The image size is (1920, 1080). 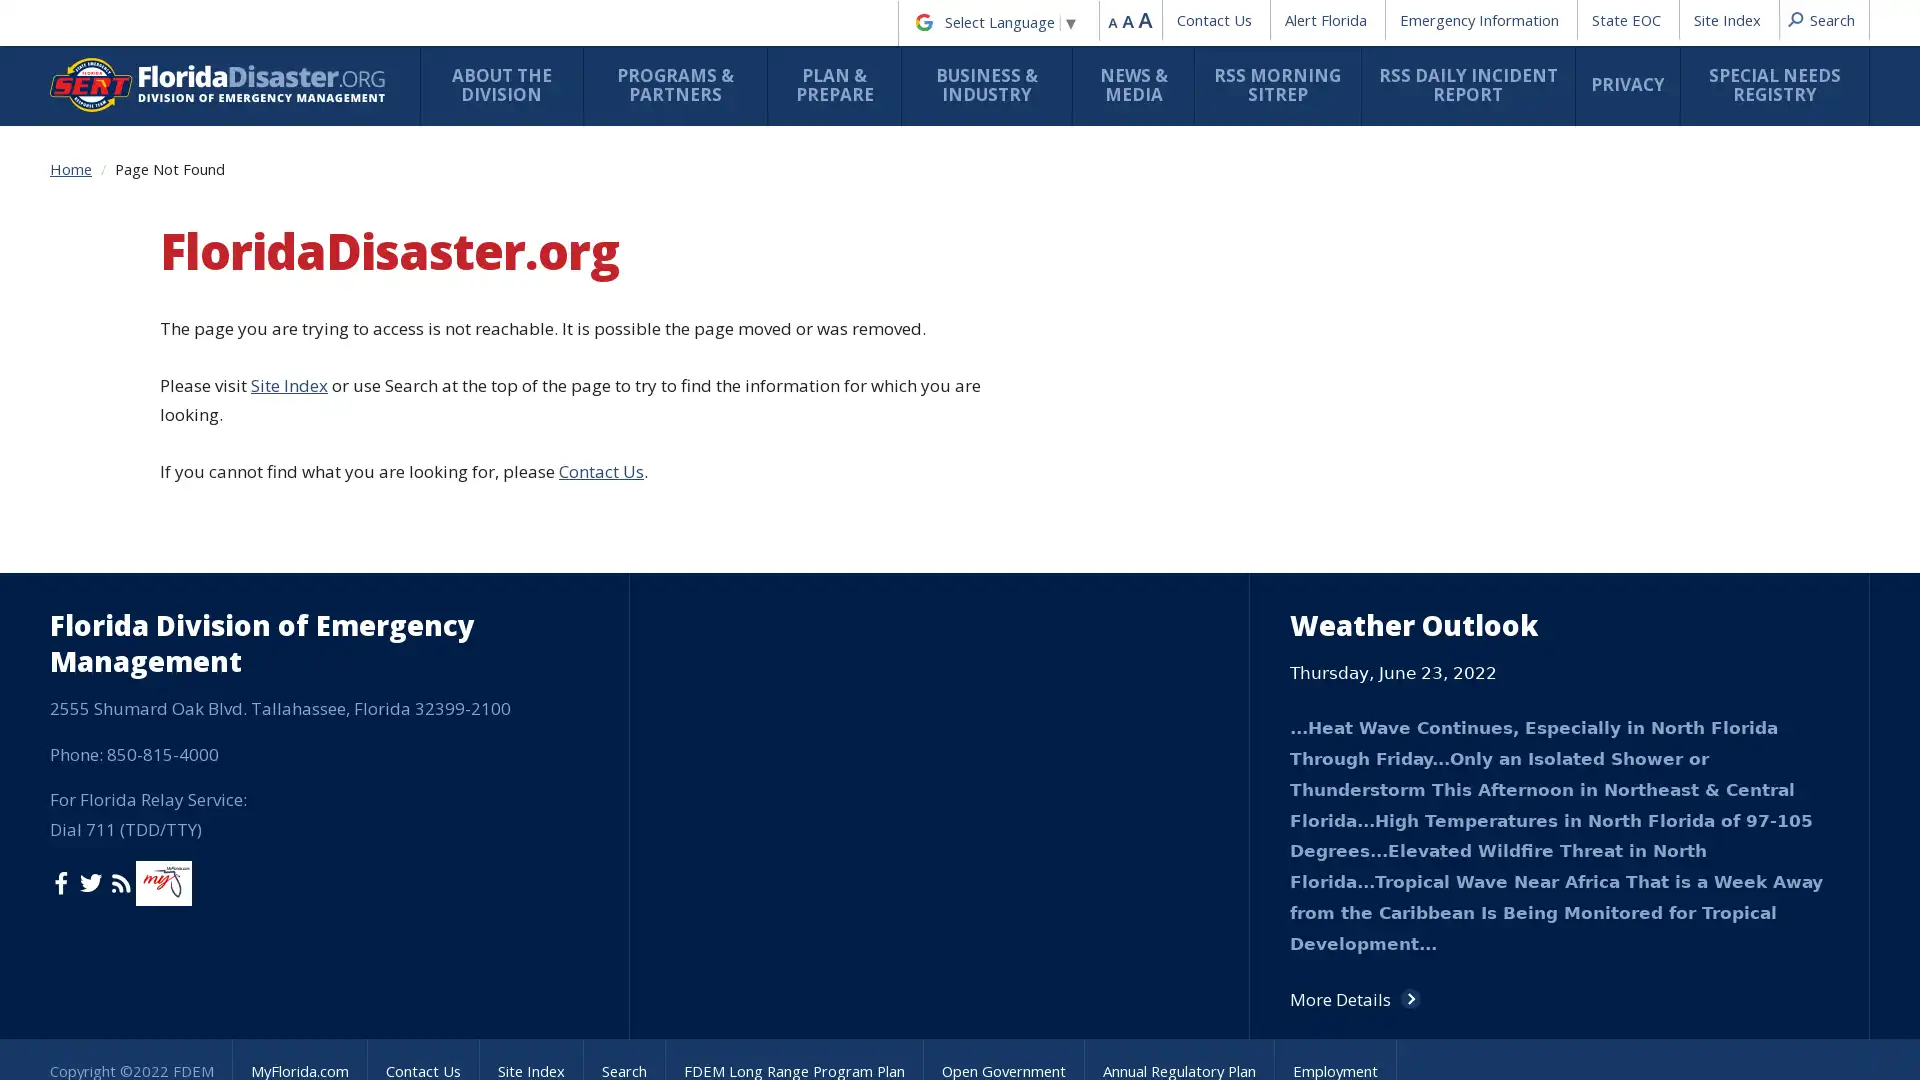 I want to click on Toggle More, so click(x=600, y=152).